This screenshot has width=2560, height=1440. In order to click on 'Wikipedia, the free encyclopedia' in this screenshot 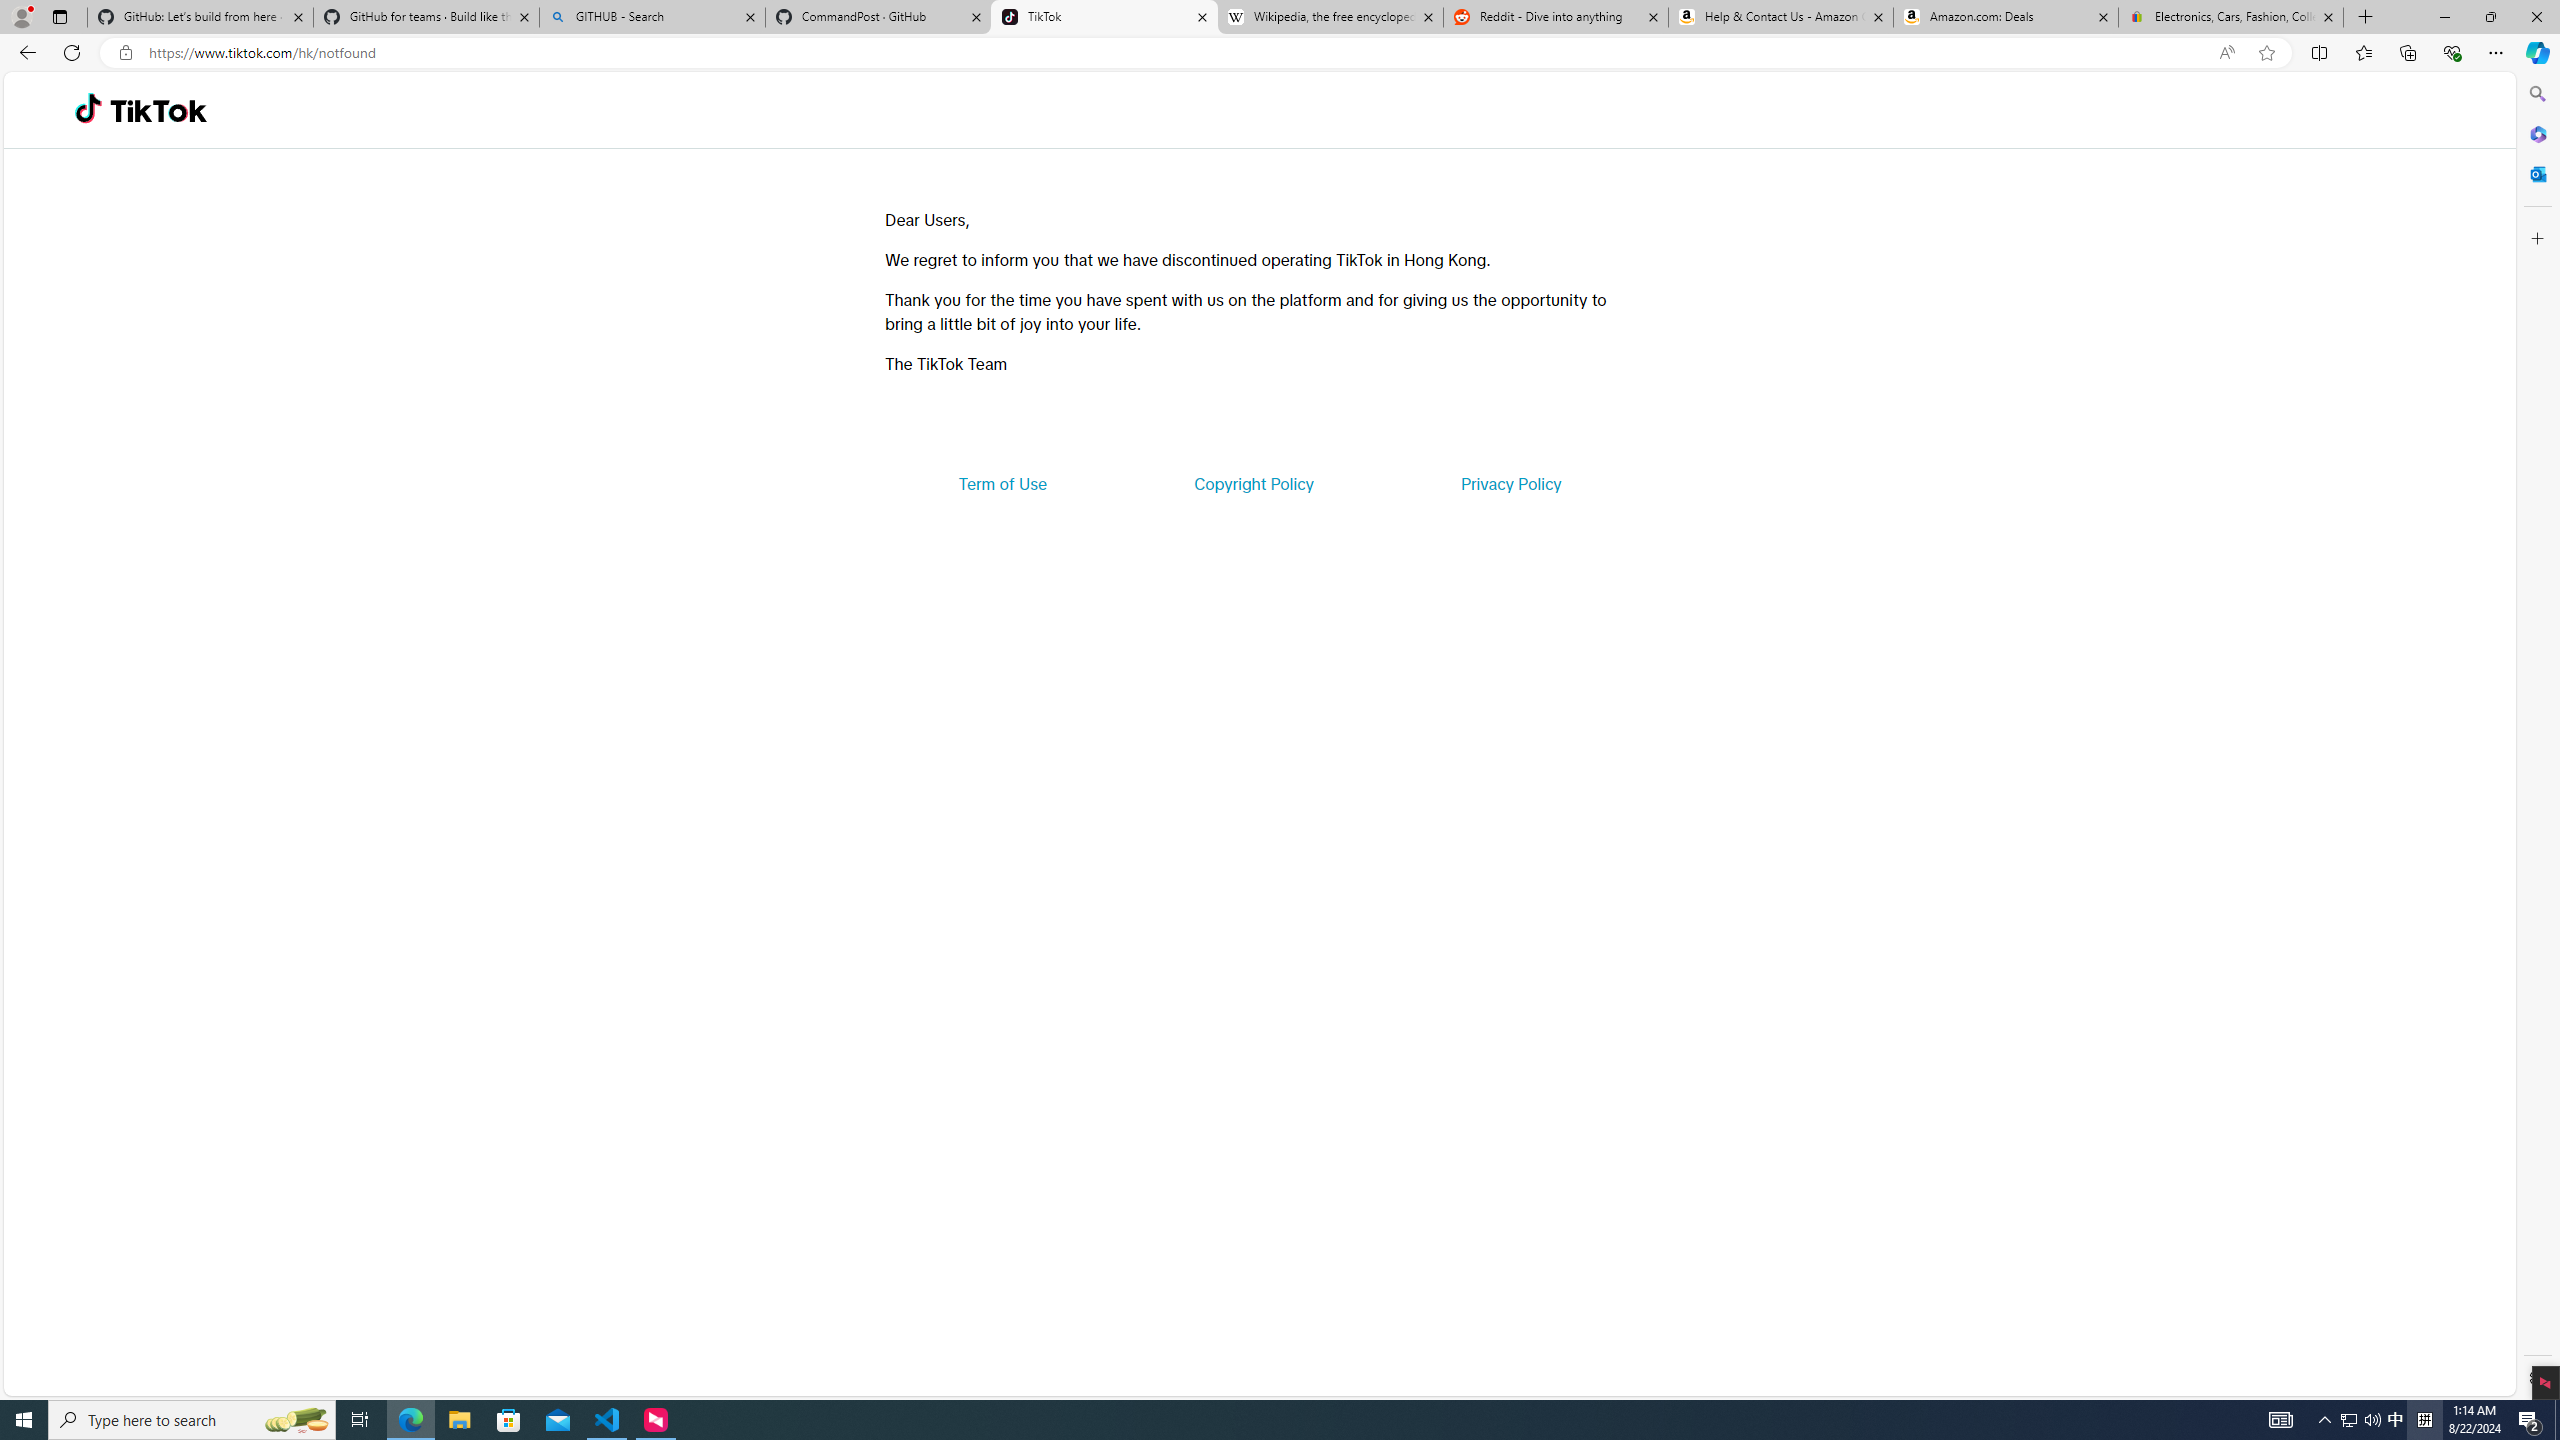, I will do `click(1328, 16)`.